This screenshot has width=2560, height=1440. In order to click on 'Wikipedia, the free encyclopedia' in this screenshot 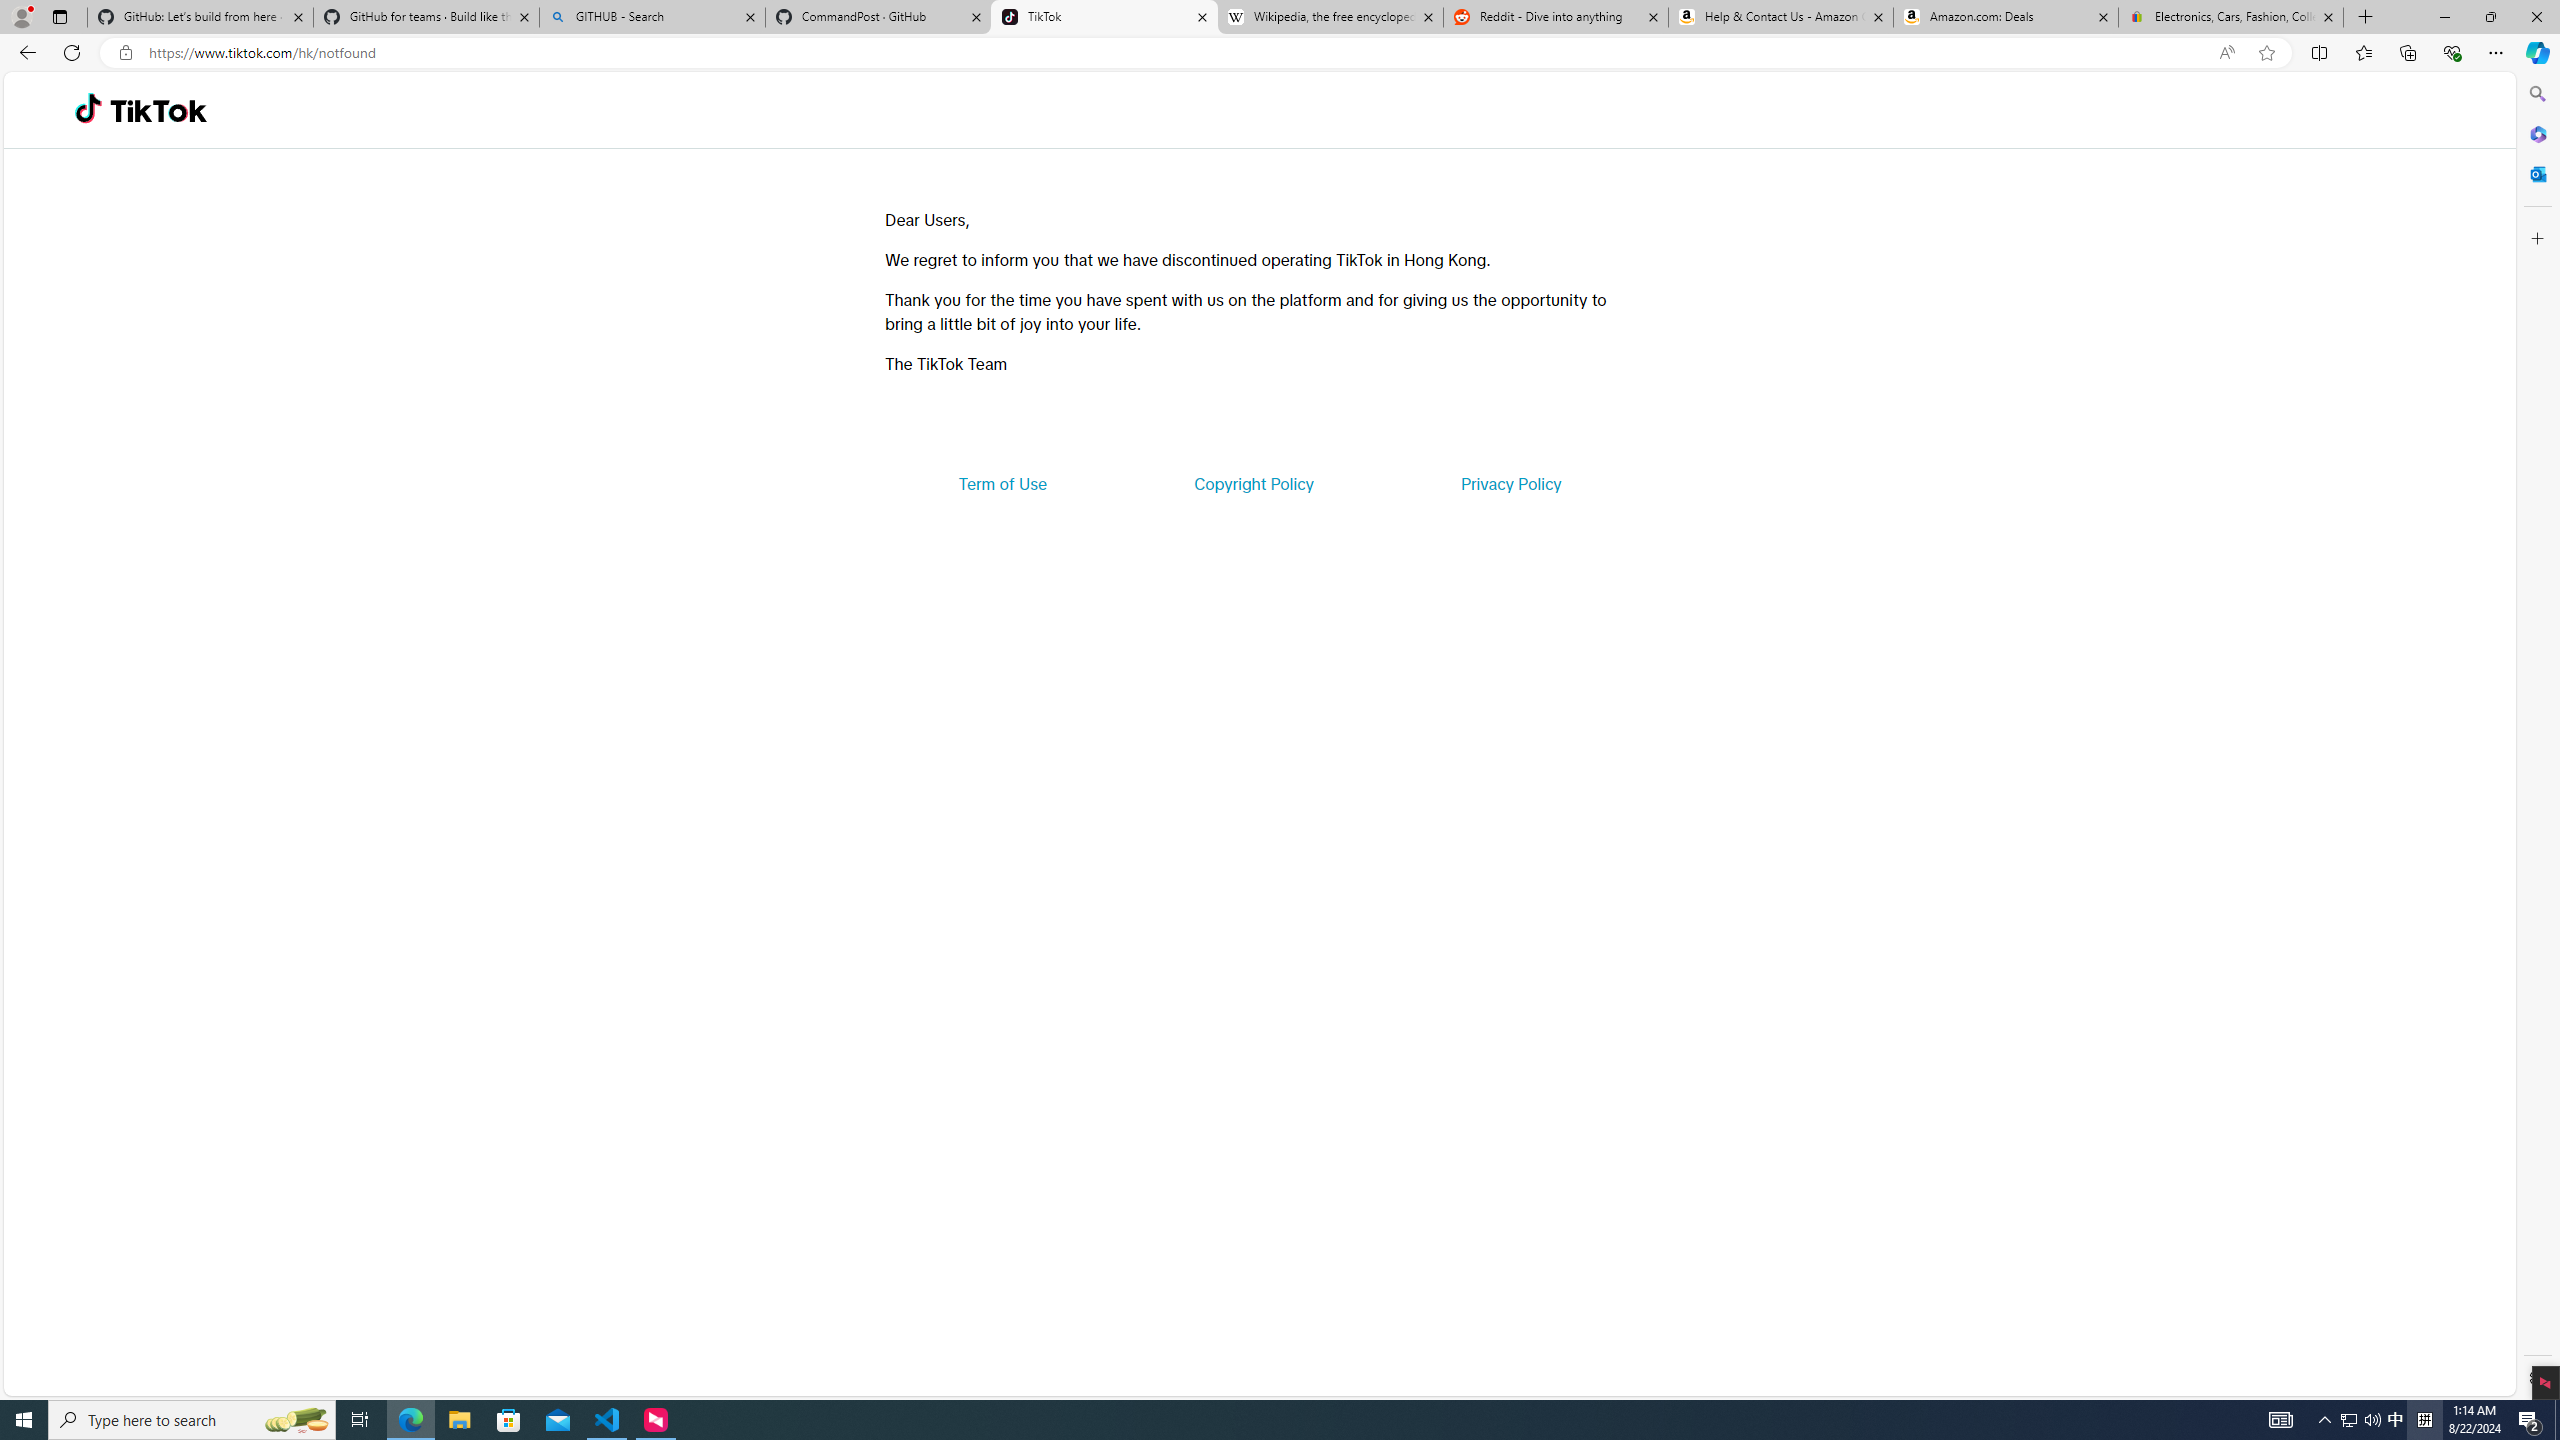, I will do `click(1328, 16)`.